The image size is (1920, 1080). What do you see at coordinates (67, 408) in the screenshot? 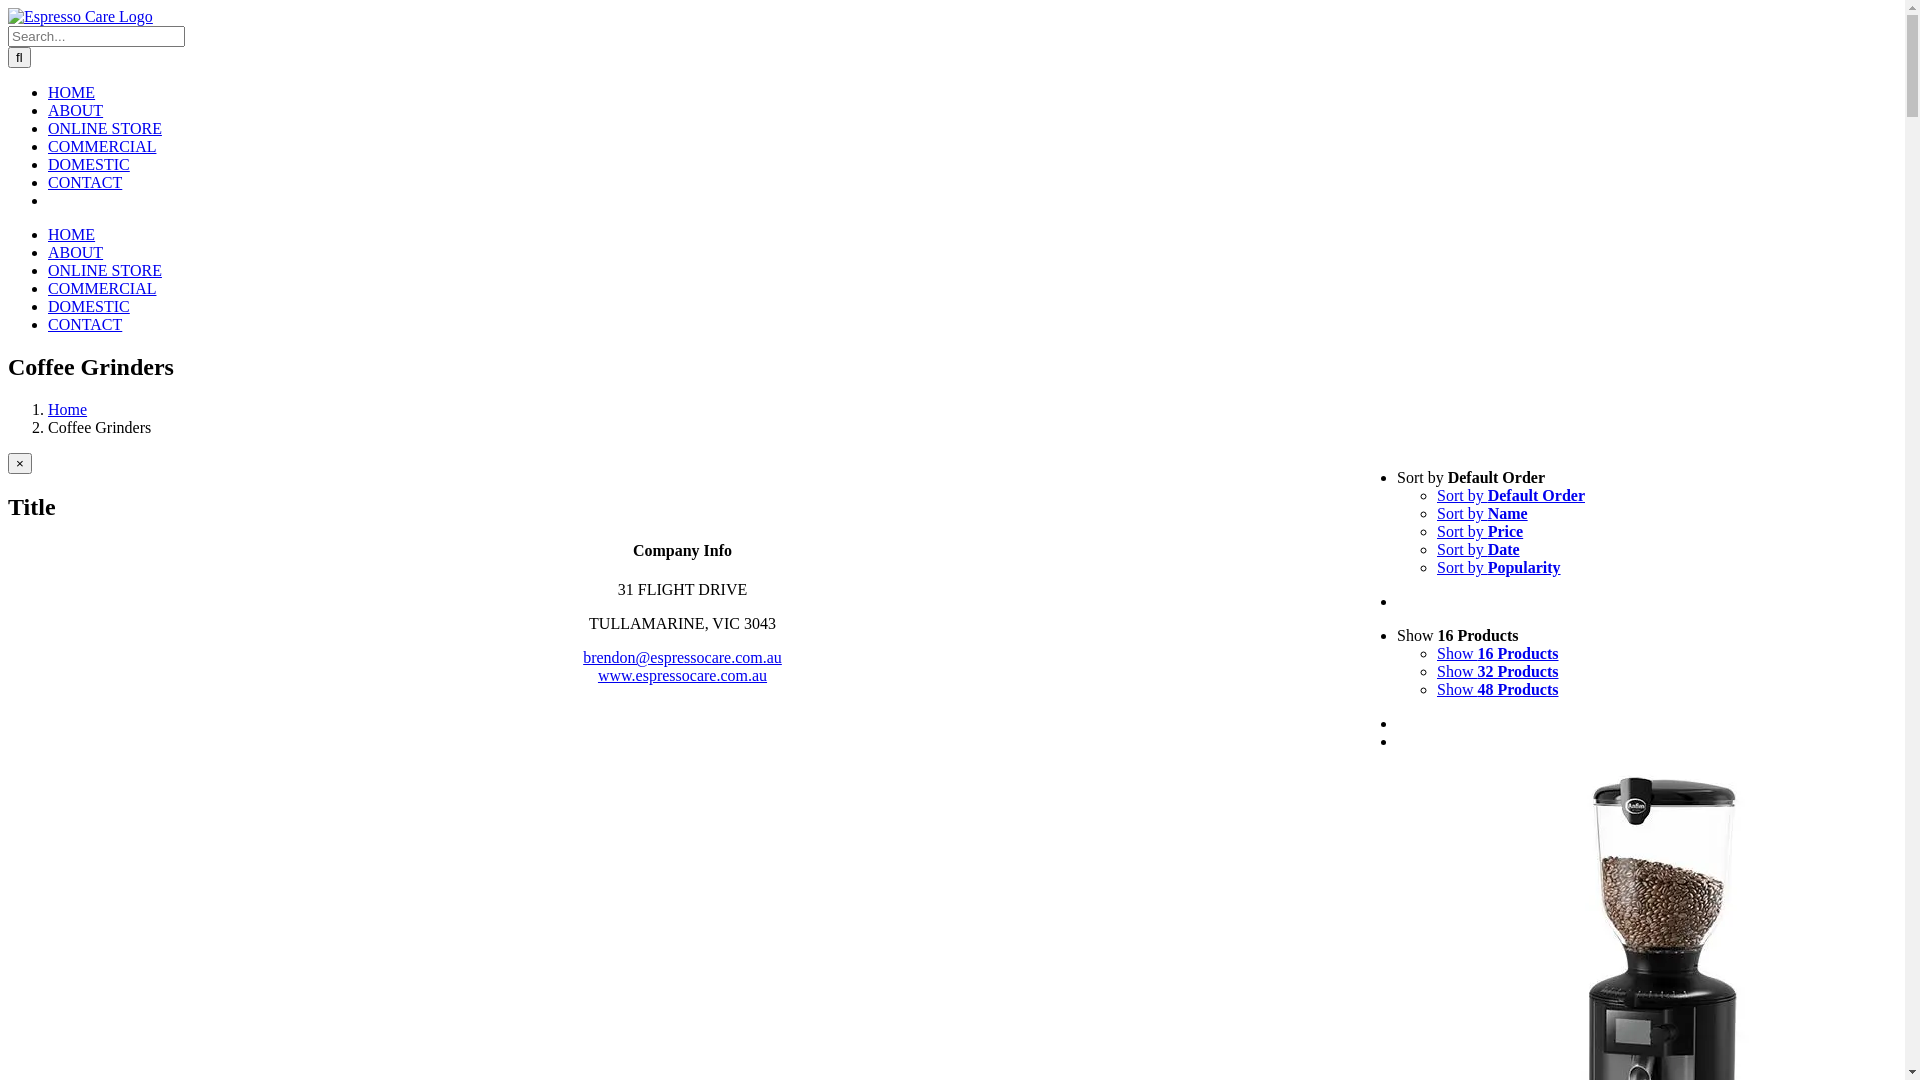
I see `'Home'` at bounding box center [67, 408].